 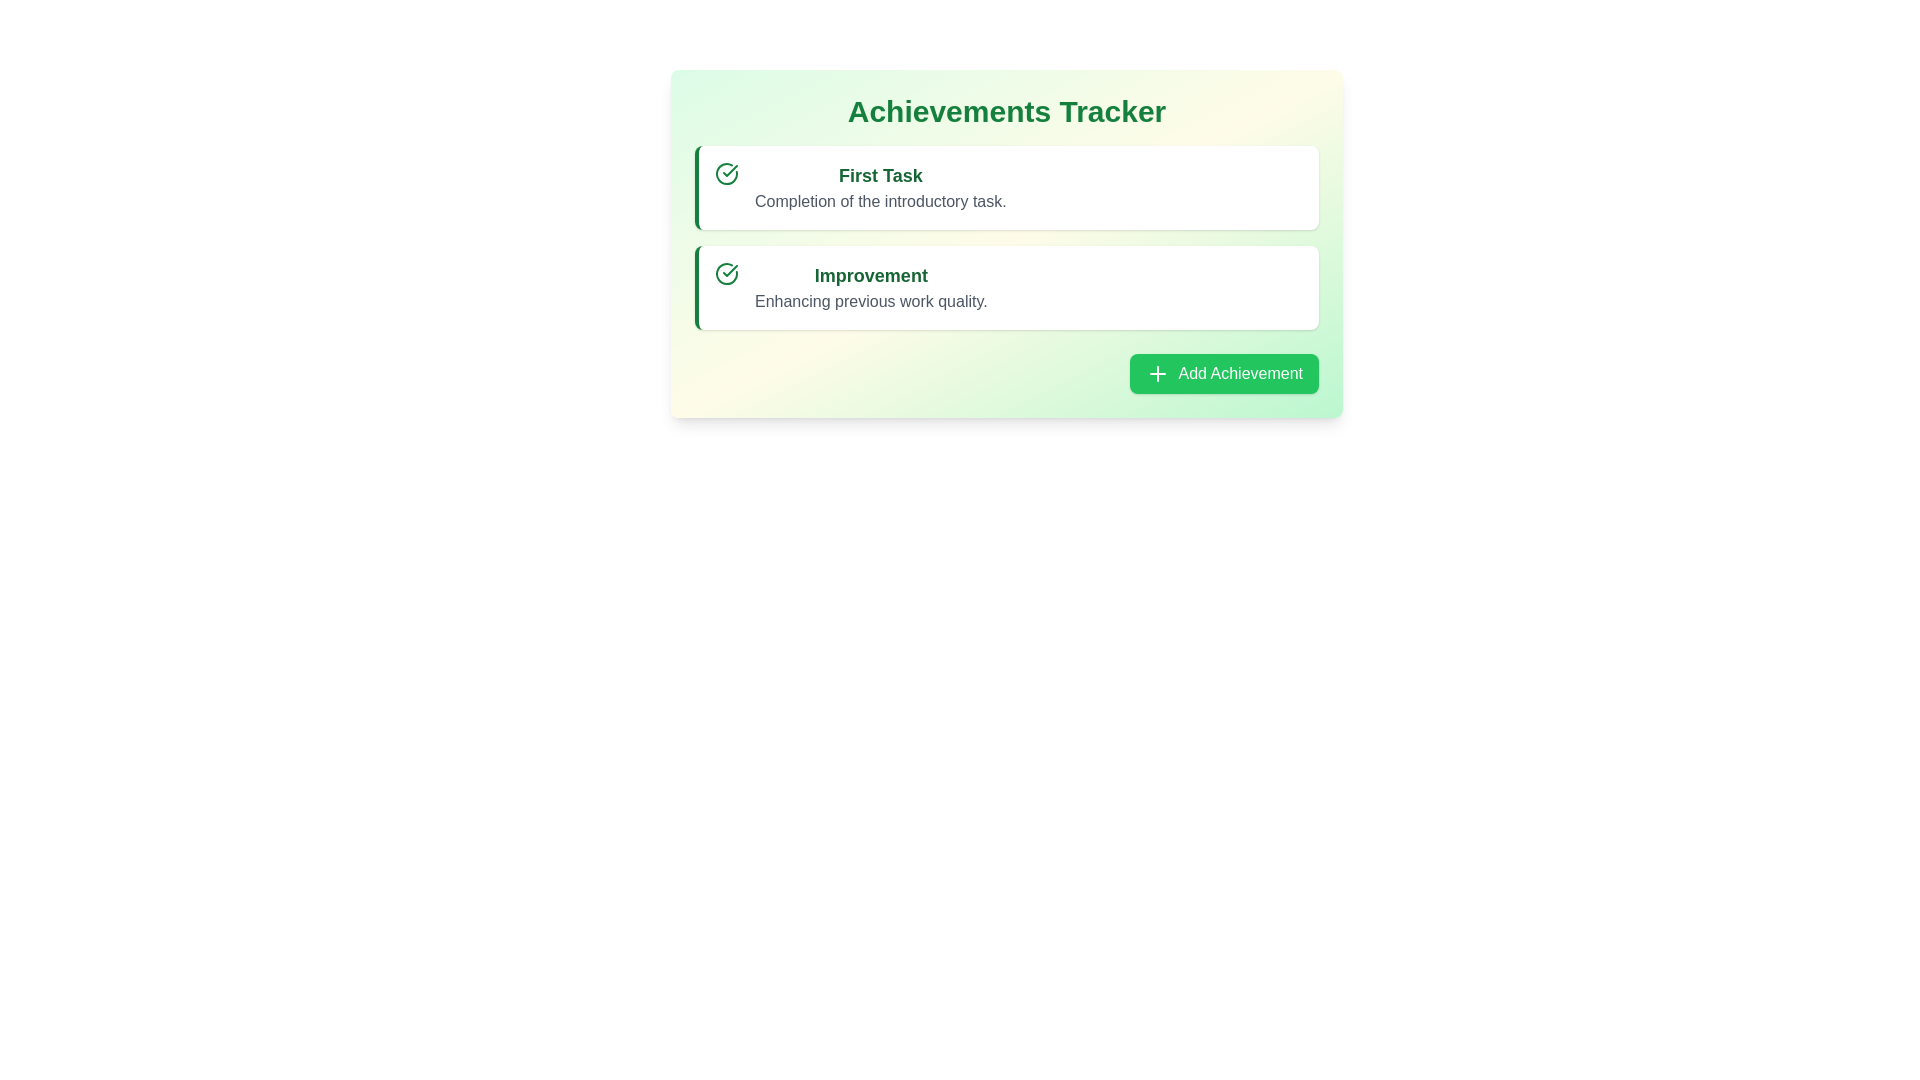 What do you see at coordinates (1158, 374) in the screenshot?
I see `the small plus icon within the green button labeled 'Add Achievement'` at bounding box center [1158, 374].